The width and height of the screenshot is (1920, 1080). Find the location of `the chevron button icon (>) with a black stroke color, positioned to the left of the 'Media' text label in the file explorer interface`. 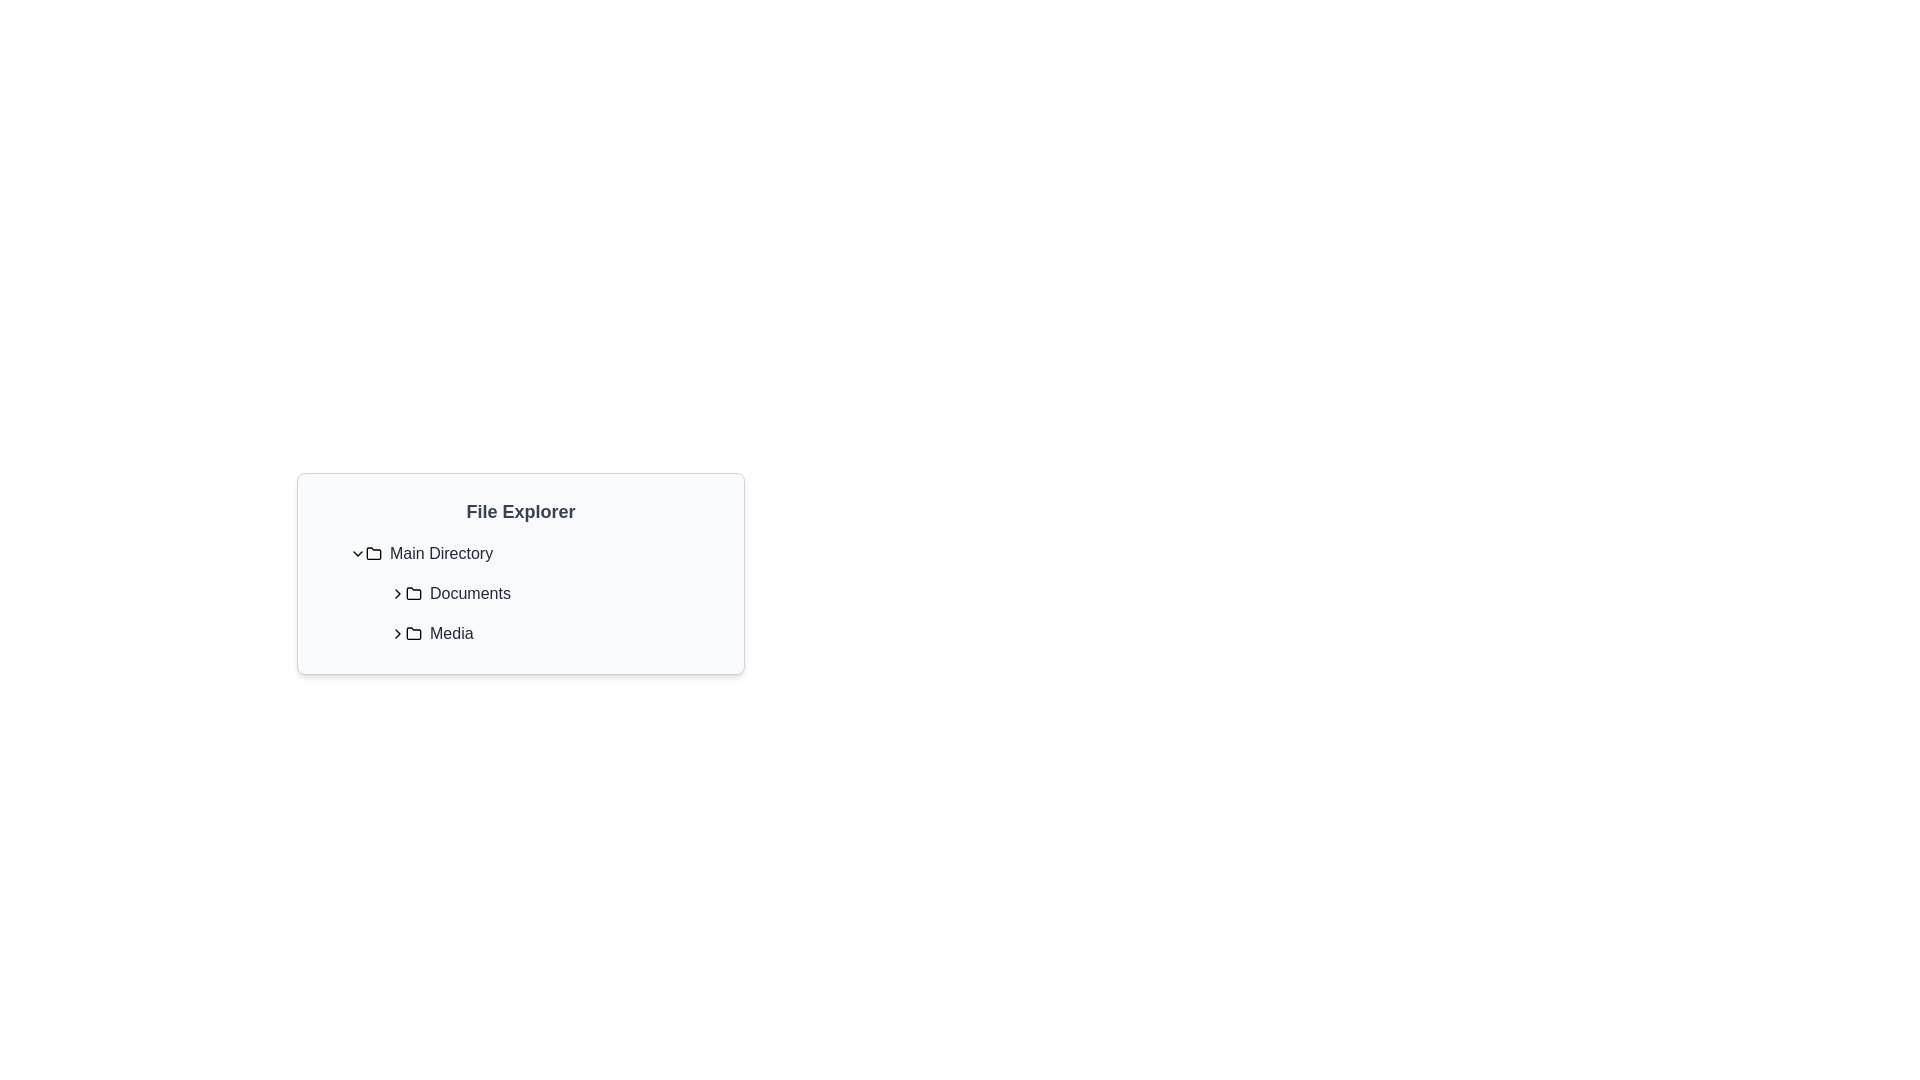

the chevron button icon (>) with a black stroke color, positioned to the left of the 'Media' text label in the file explorer interface is located at coordinates (398, 633).